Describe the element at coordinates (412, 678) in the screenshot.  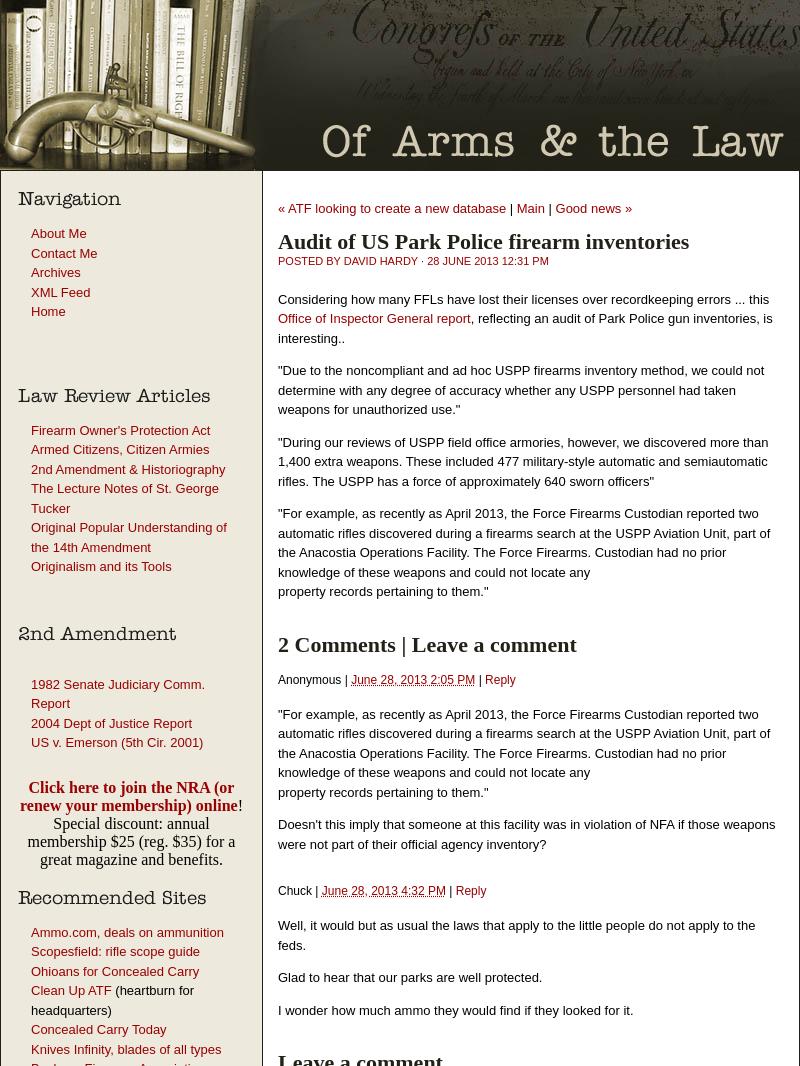
I see `'June 28, 2013  2:05 PM'` at that location.